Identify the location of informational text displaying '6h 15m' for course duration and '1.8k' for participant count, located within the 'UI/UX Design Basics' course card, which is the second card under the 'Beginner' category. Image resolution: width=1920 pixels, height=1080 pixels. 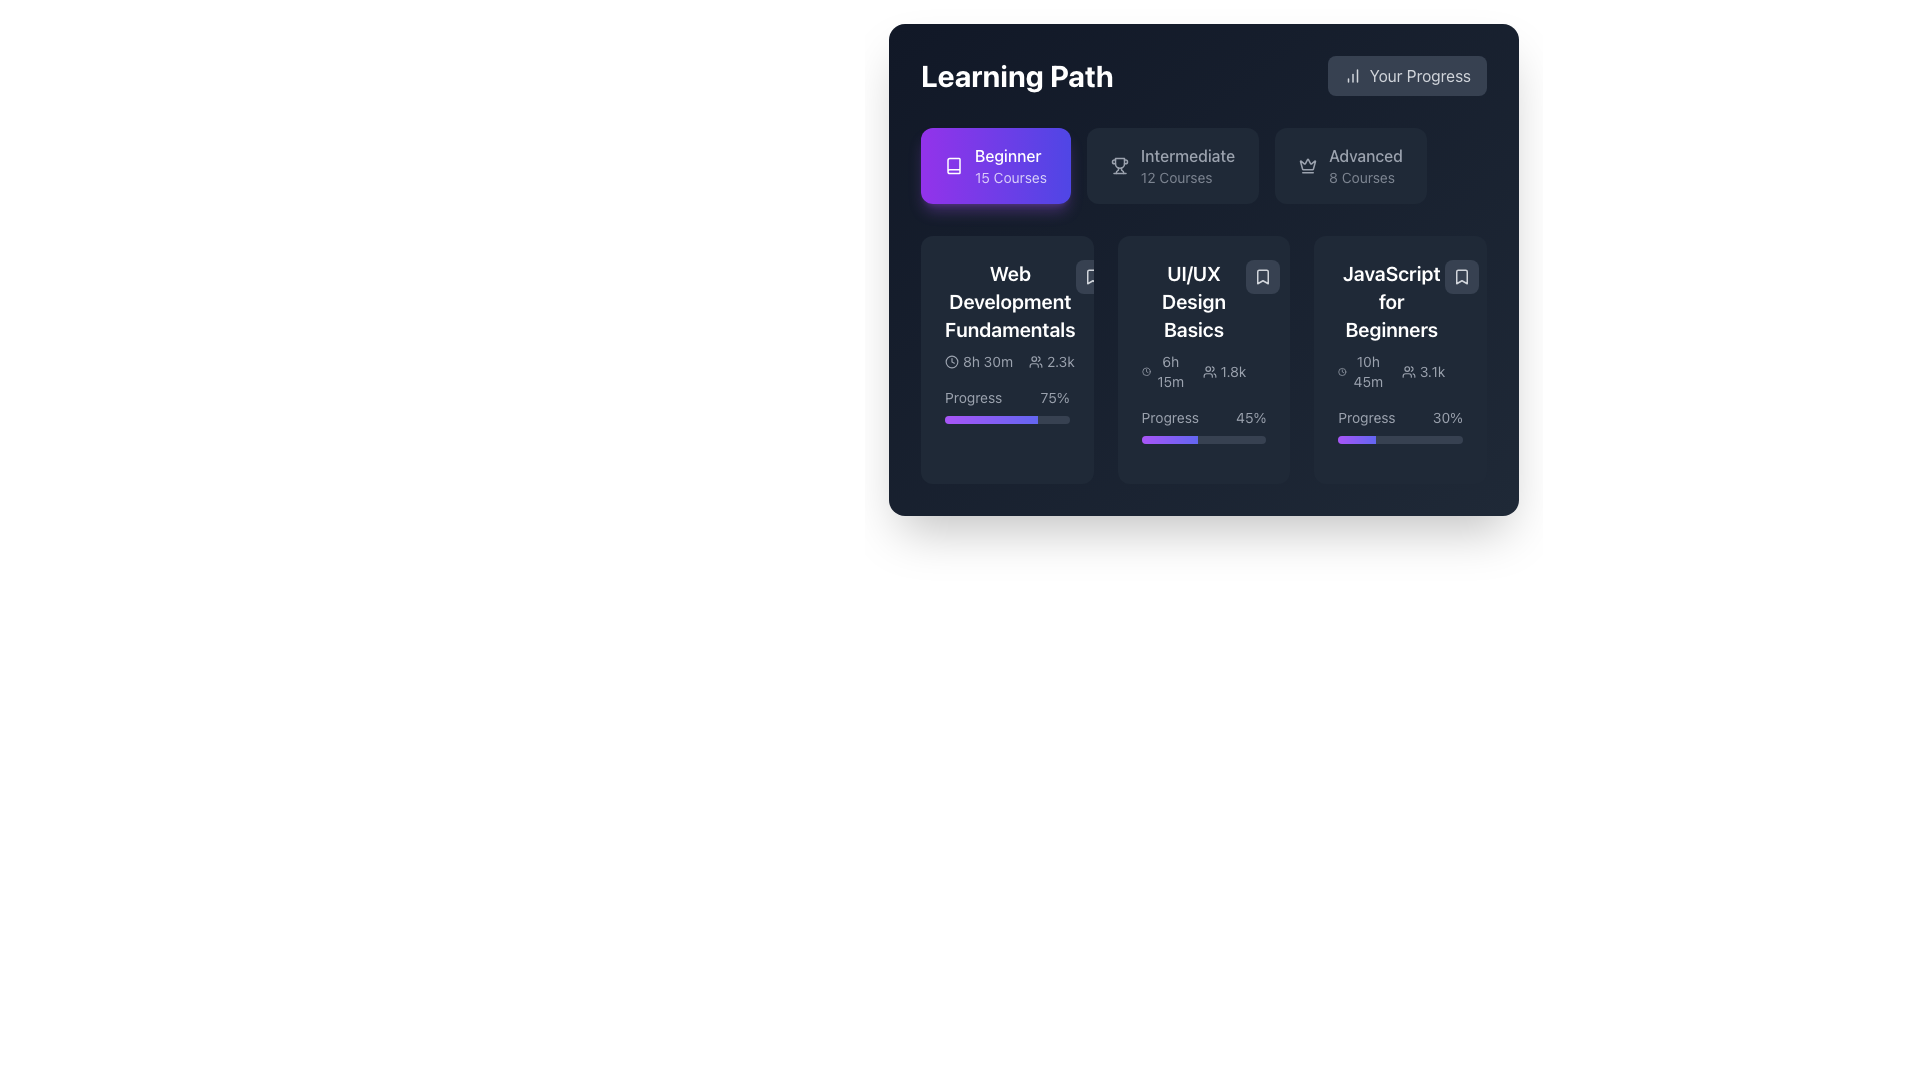
(1194, 371).